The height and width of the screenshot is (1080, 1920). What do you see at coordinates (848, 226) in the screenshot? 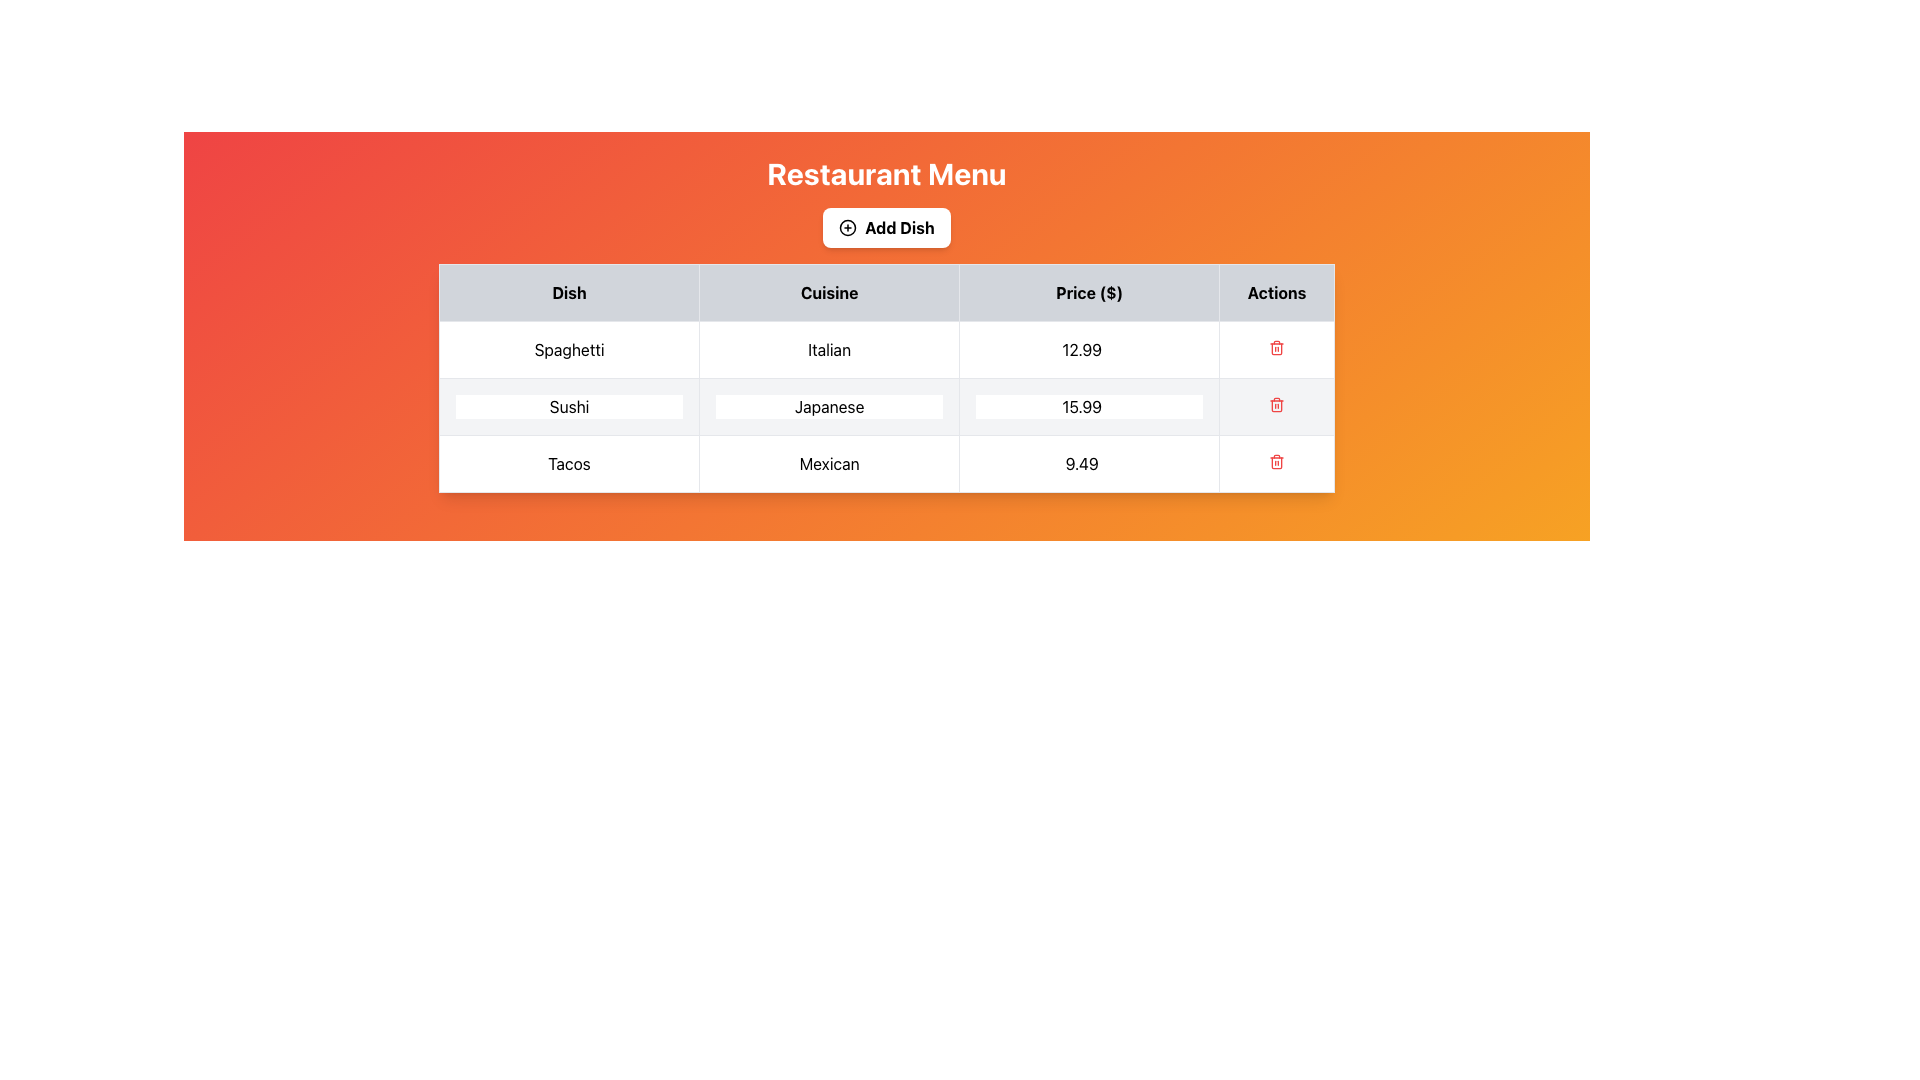
I see `the circular styling border surrounding the 'Add Dish' button located at the top center of the application` at bounding box center [848, 226].